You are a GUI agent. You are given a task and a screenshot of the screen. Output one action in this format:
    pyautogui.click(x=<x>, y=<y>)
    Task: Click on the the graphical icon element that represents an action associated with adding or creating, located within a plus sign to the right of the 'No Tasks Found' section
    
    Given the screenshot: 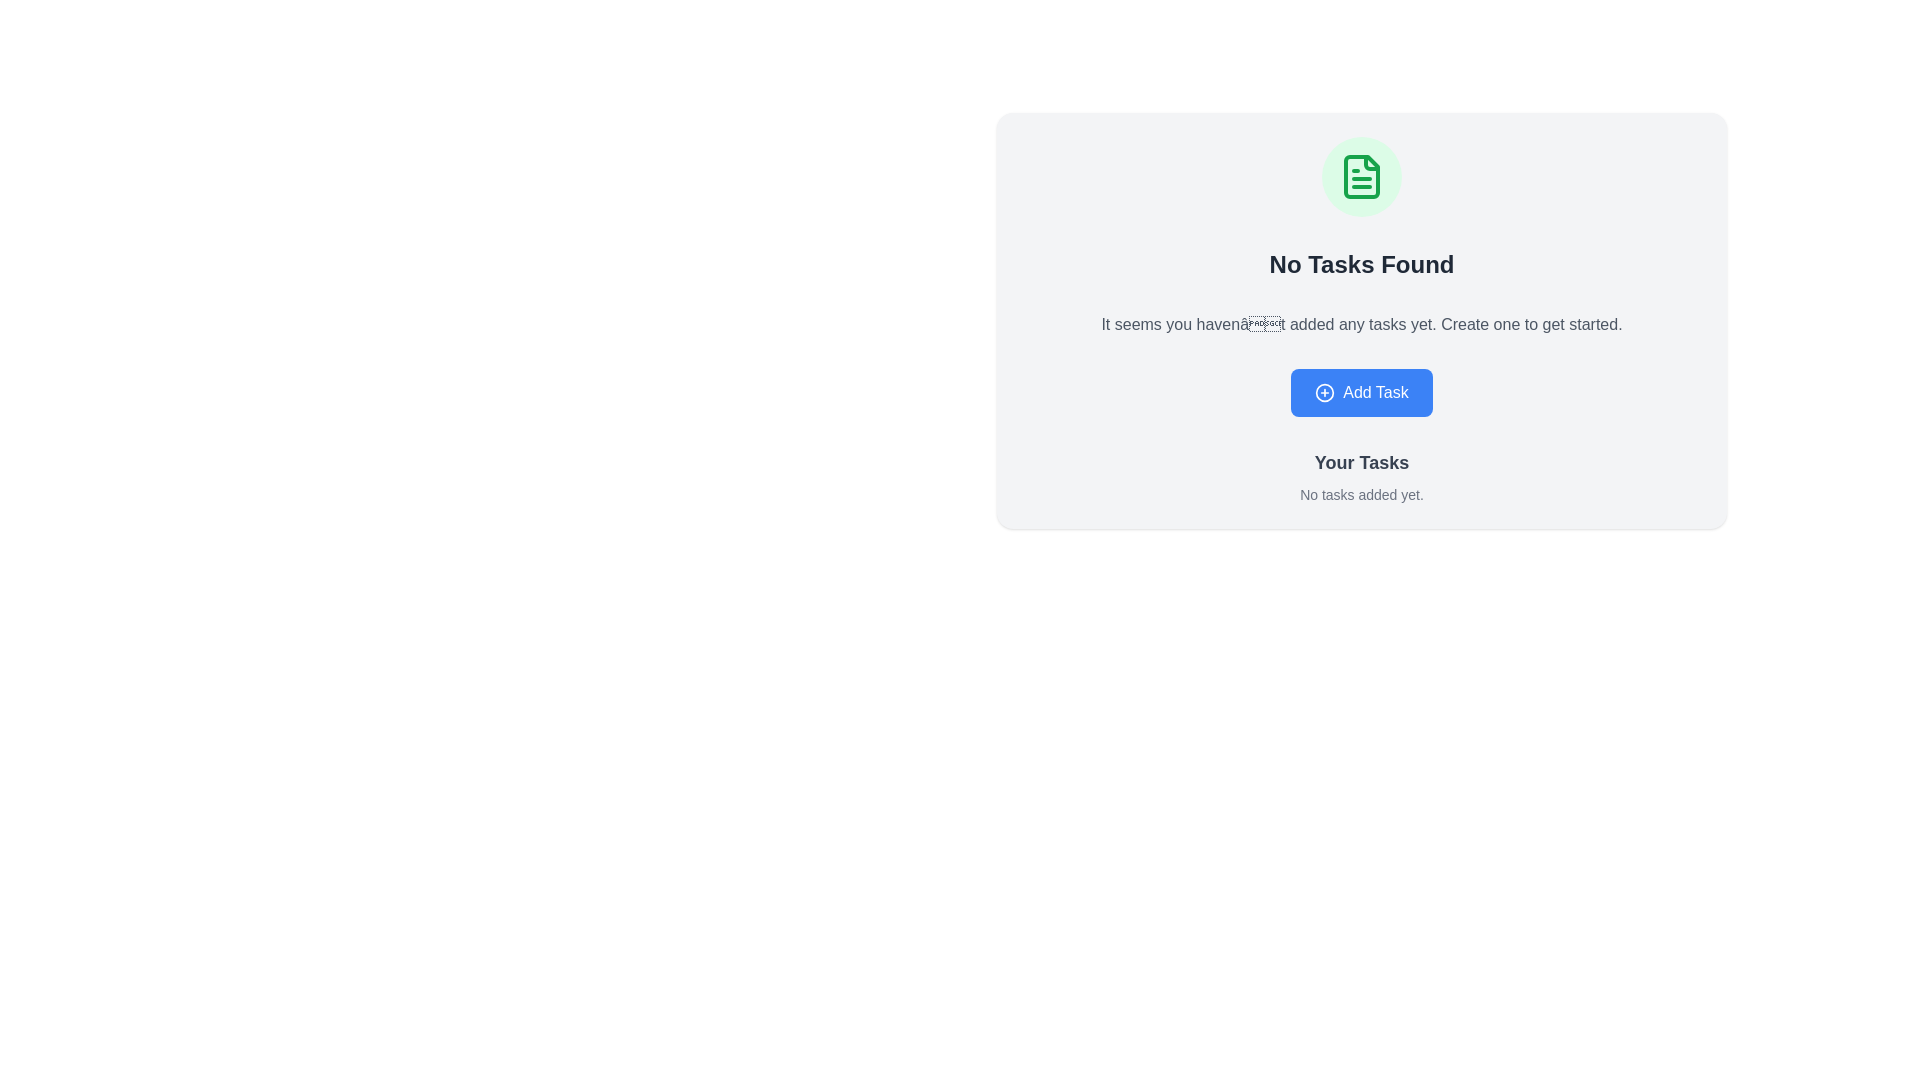 What is the action you would take?
    pyautogui.click(x=1325, y=393)
    